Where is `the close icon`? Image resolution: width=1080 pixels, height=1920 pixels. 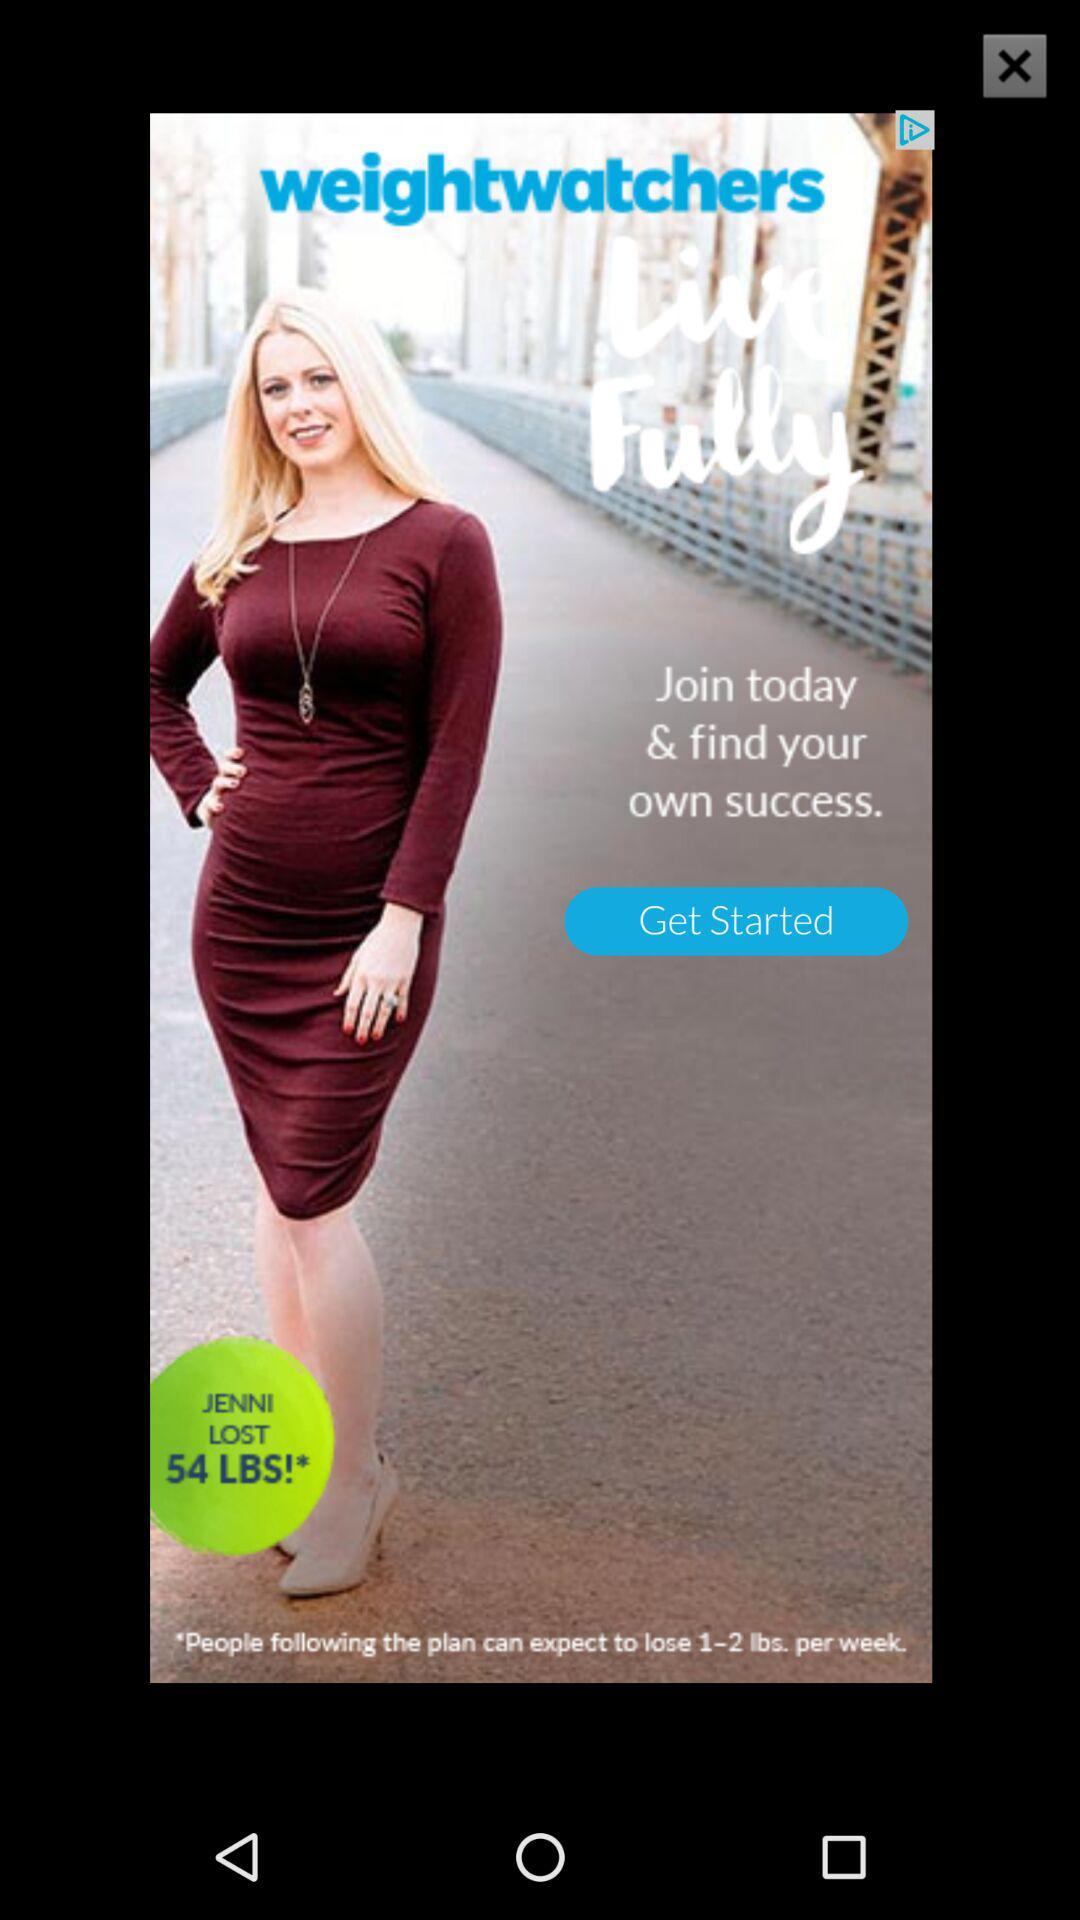 the close icon is located at coordinates (1014, 70).